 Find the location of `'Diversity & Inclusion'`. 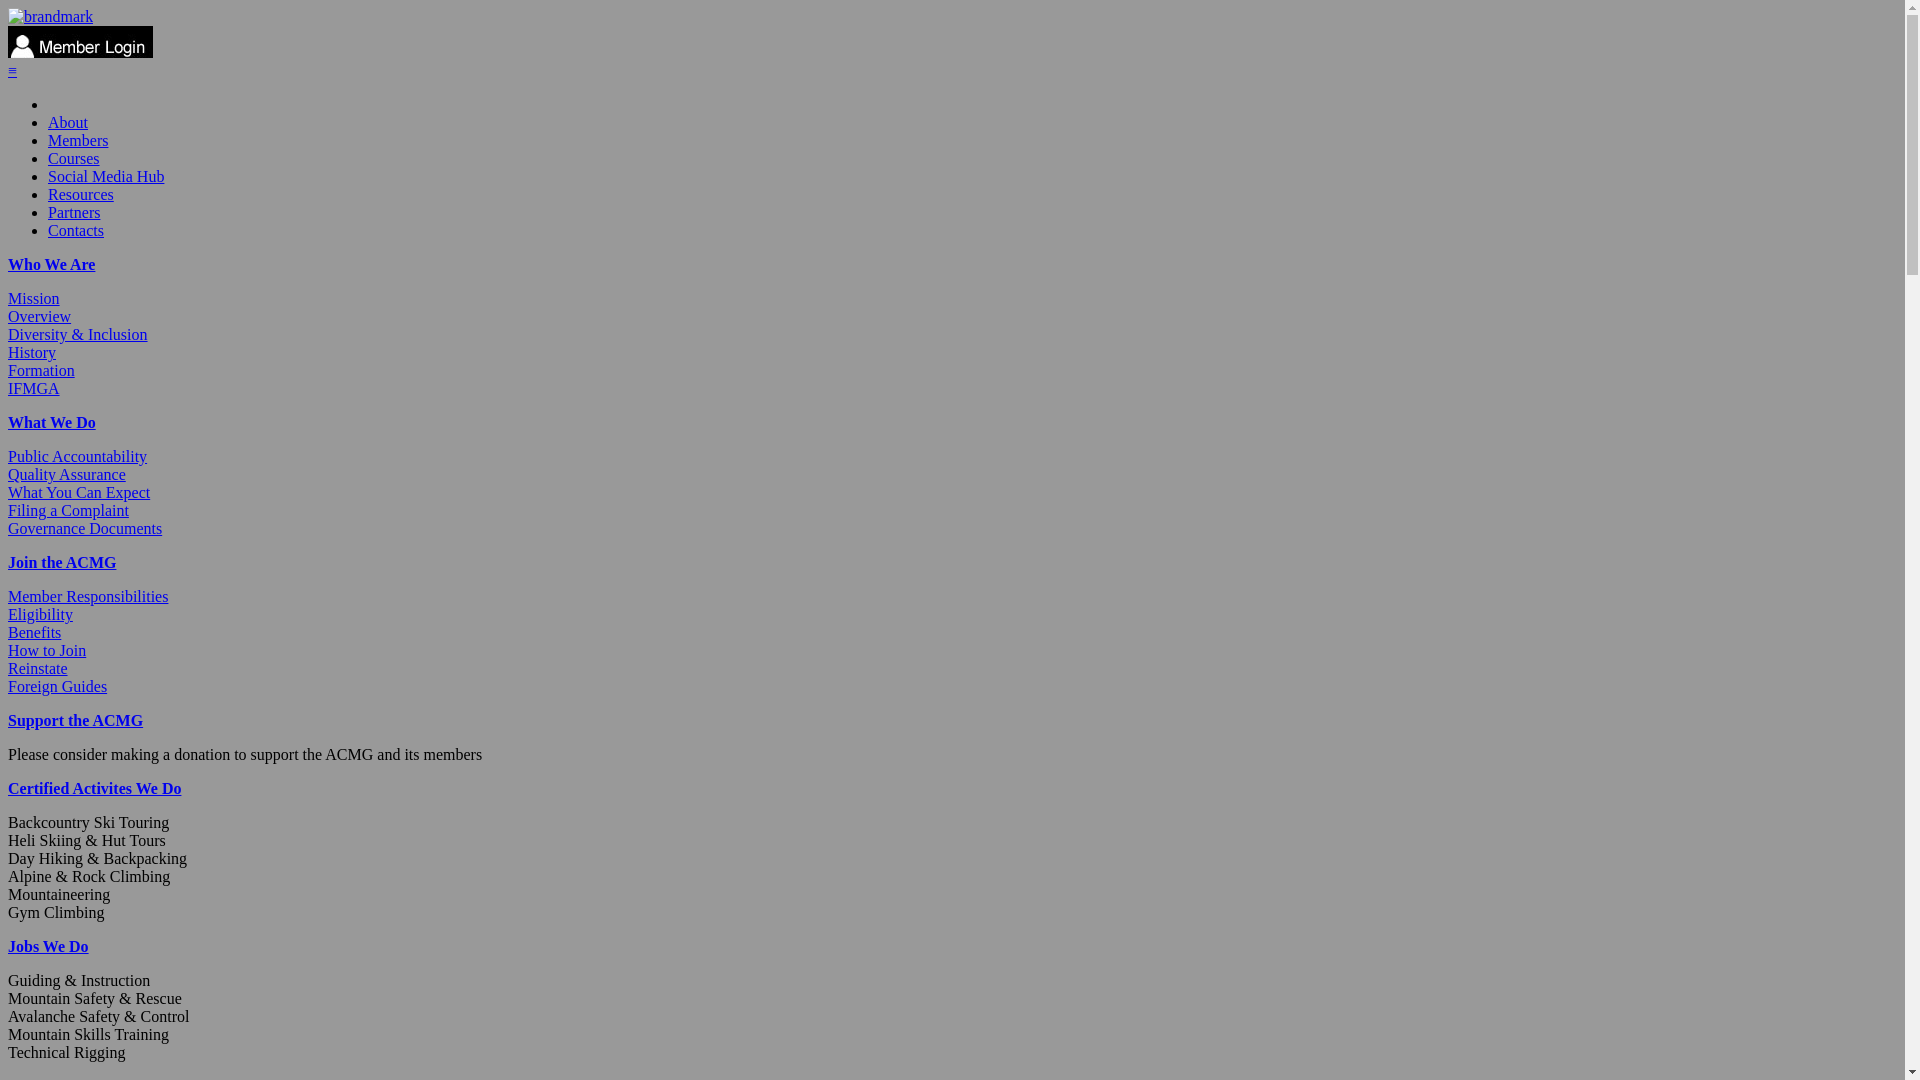

'Diversity & Inclusion' is located at coordinates (77, 333).